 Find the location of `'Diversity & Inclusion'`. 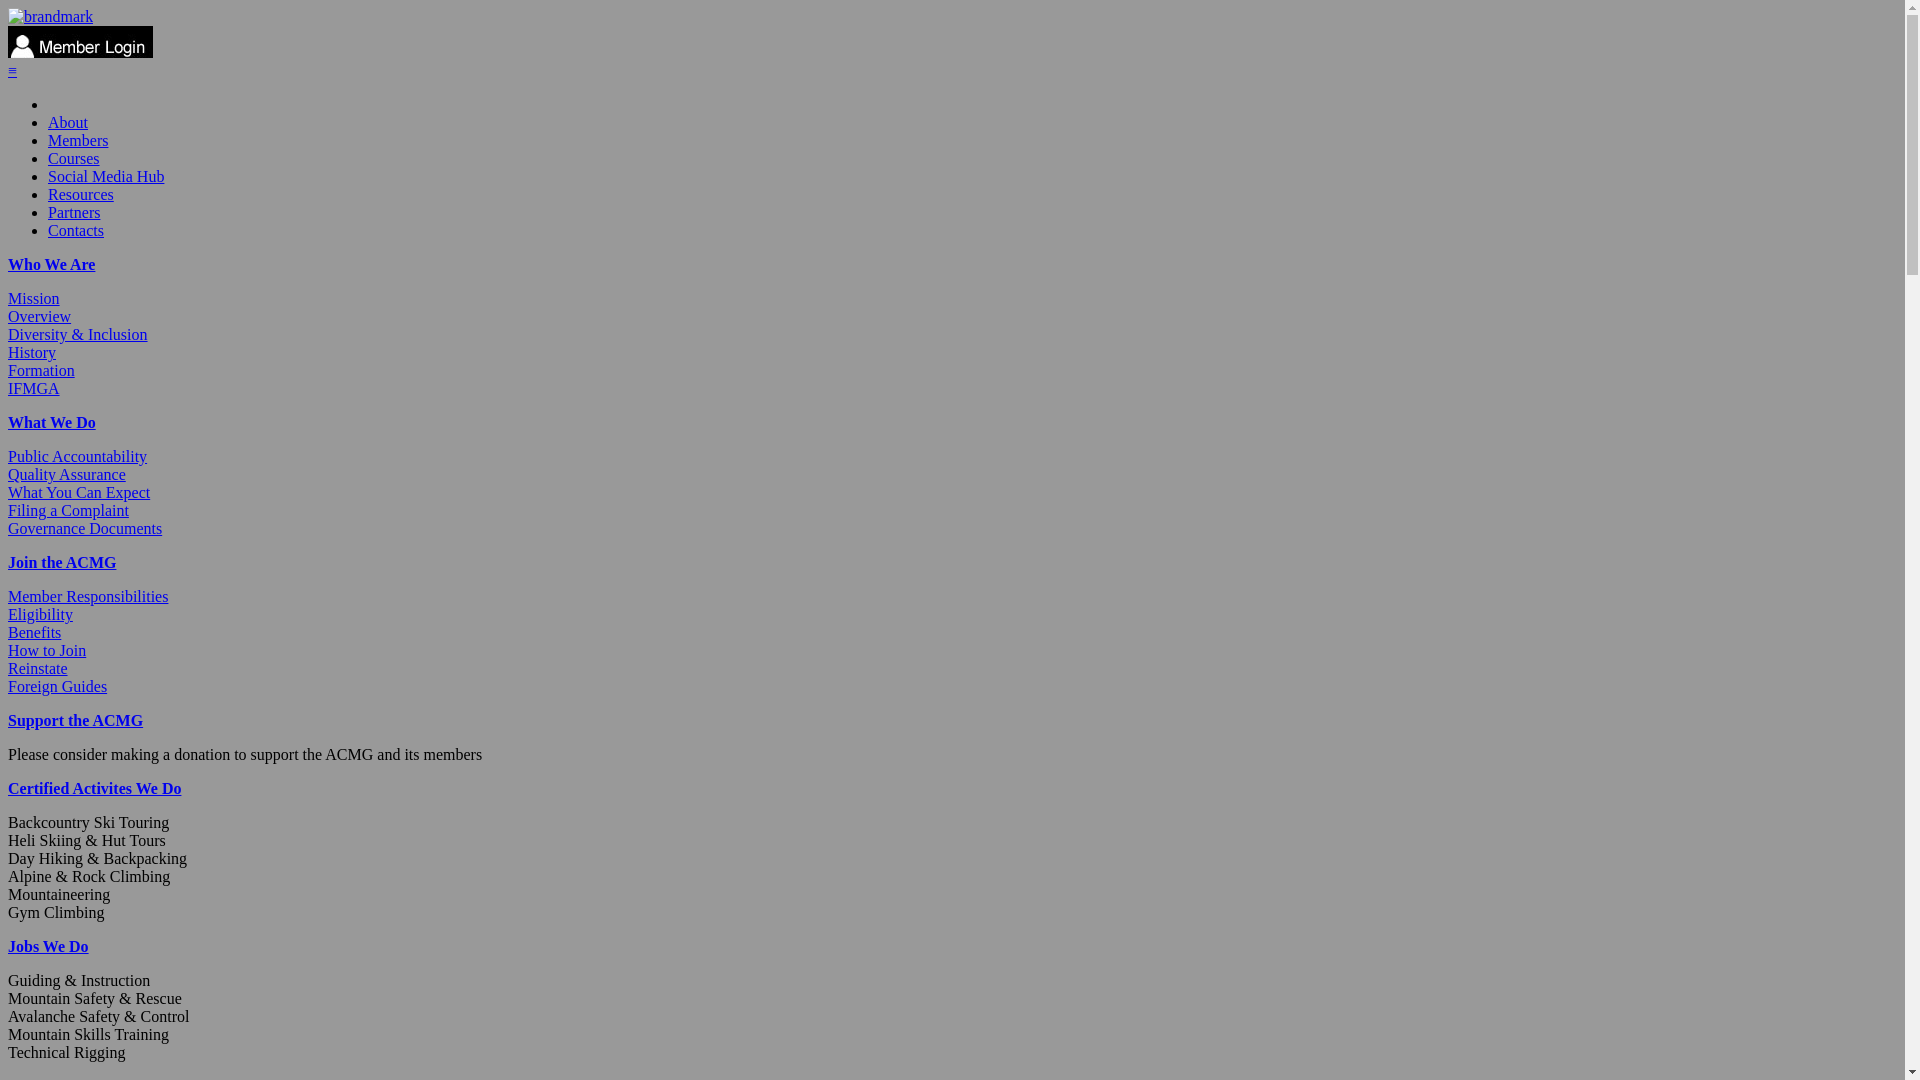

'Diversity & Inclusion' is located at coordinates (77, 333).